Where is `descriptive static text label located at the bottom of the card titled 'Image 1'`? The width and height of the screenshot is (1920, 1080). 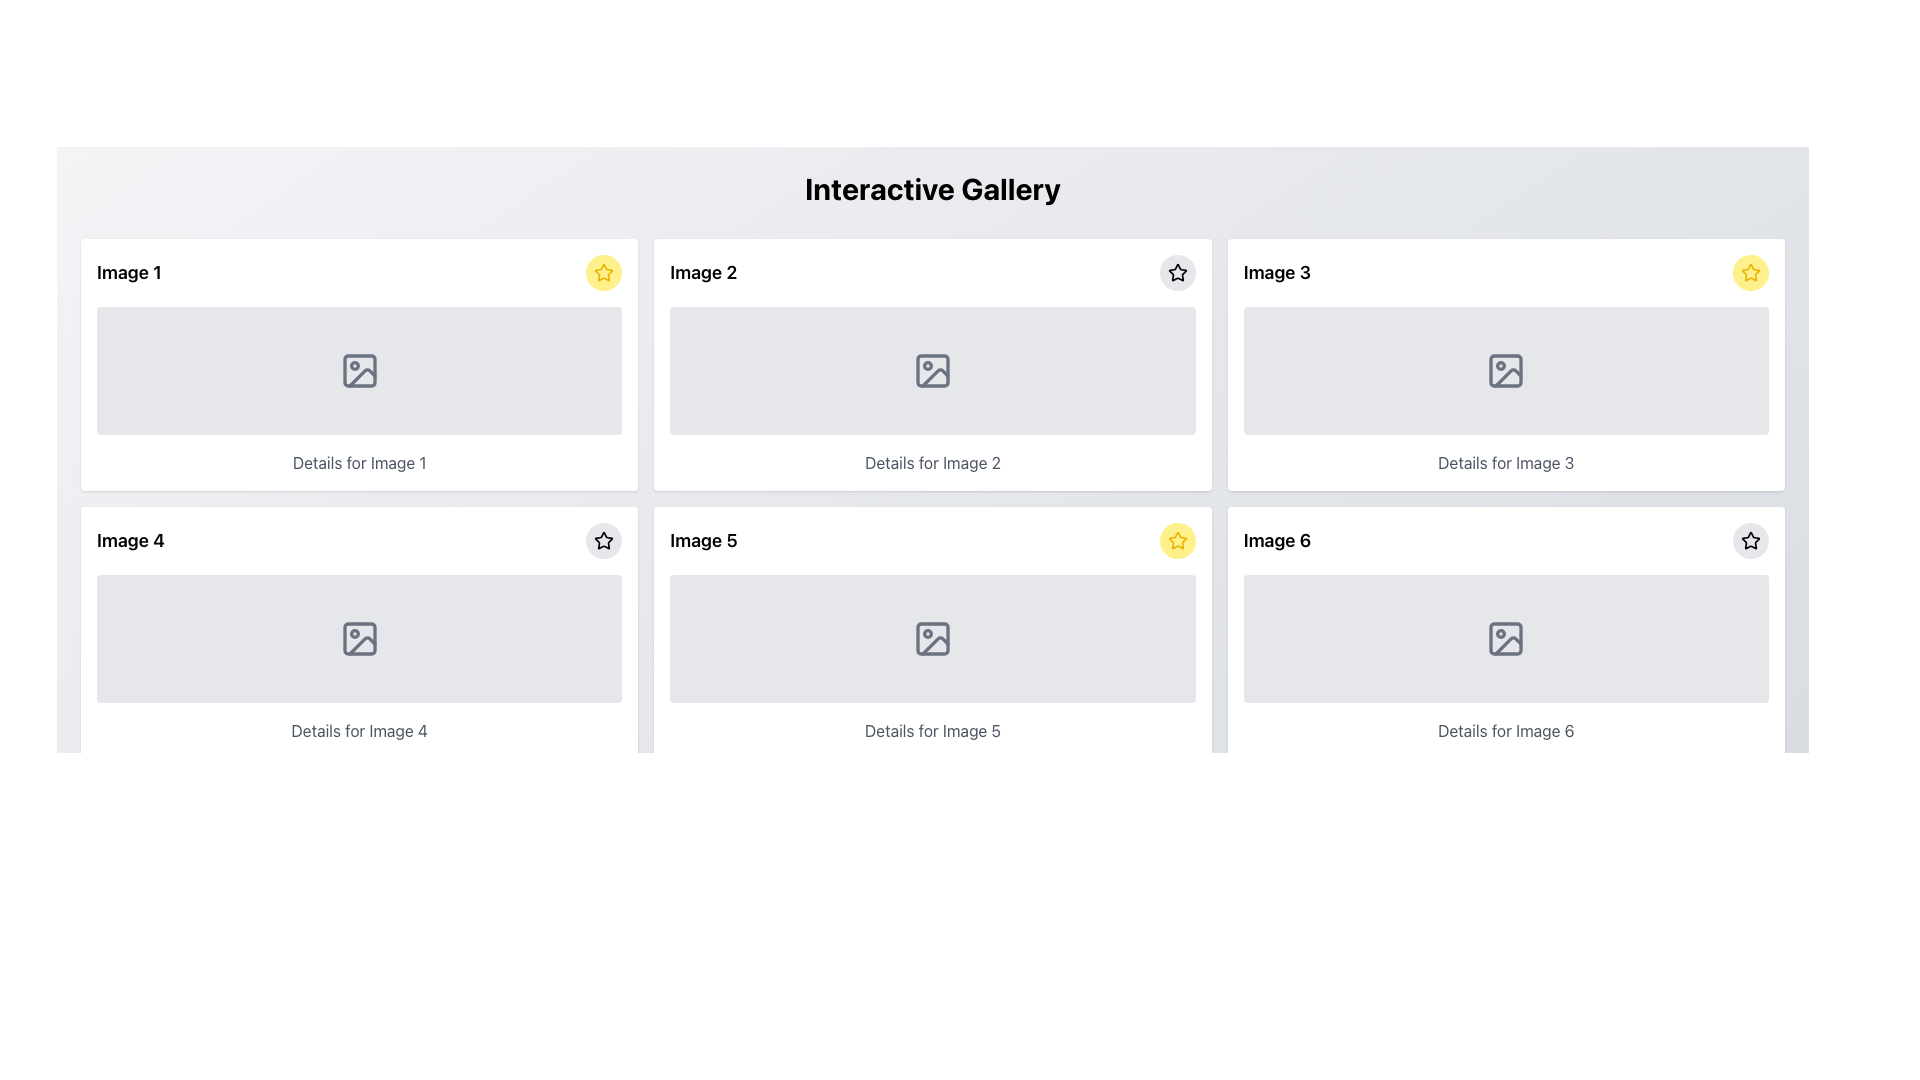
descriptive static text label located at the bottom of the card titled 'Image 1' is located at coordinates (359, 462).